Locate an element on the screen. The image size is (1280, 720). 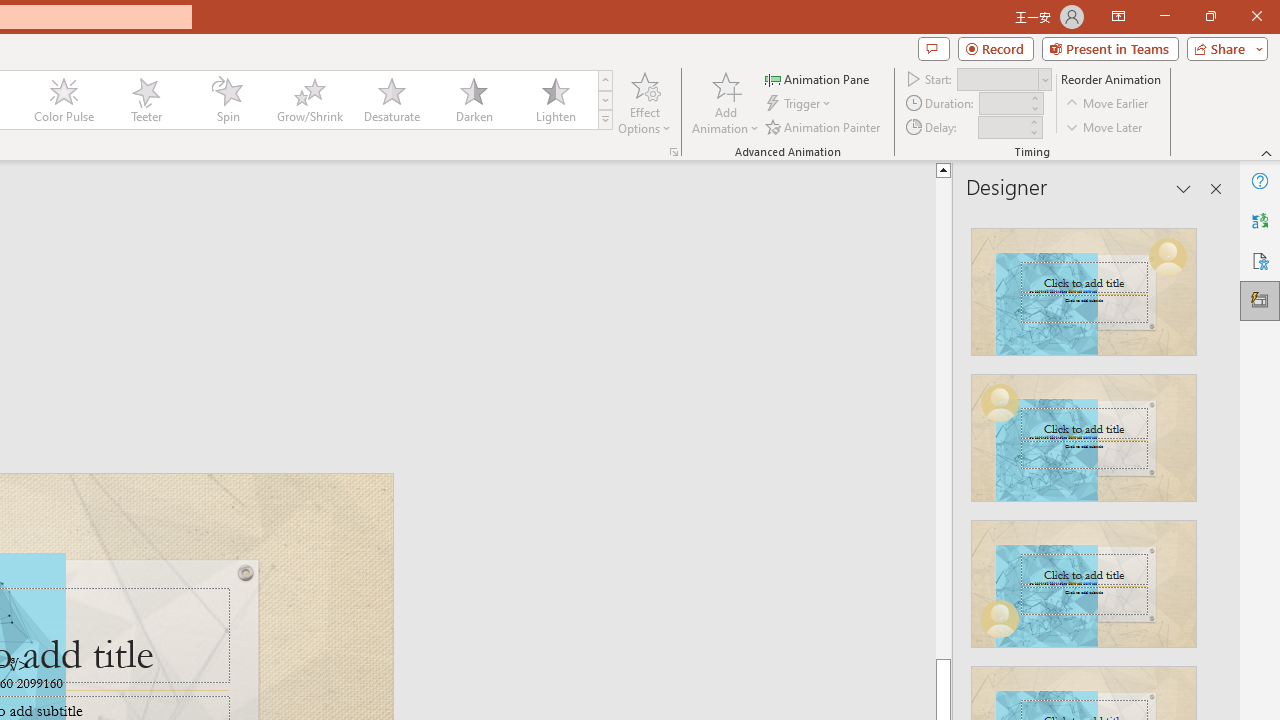
'Effect Options' is located at coordinates (645, 103).